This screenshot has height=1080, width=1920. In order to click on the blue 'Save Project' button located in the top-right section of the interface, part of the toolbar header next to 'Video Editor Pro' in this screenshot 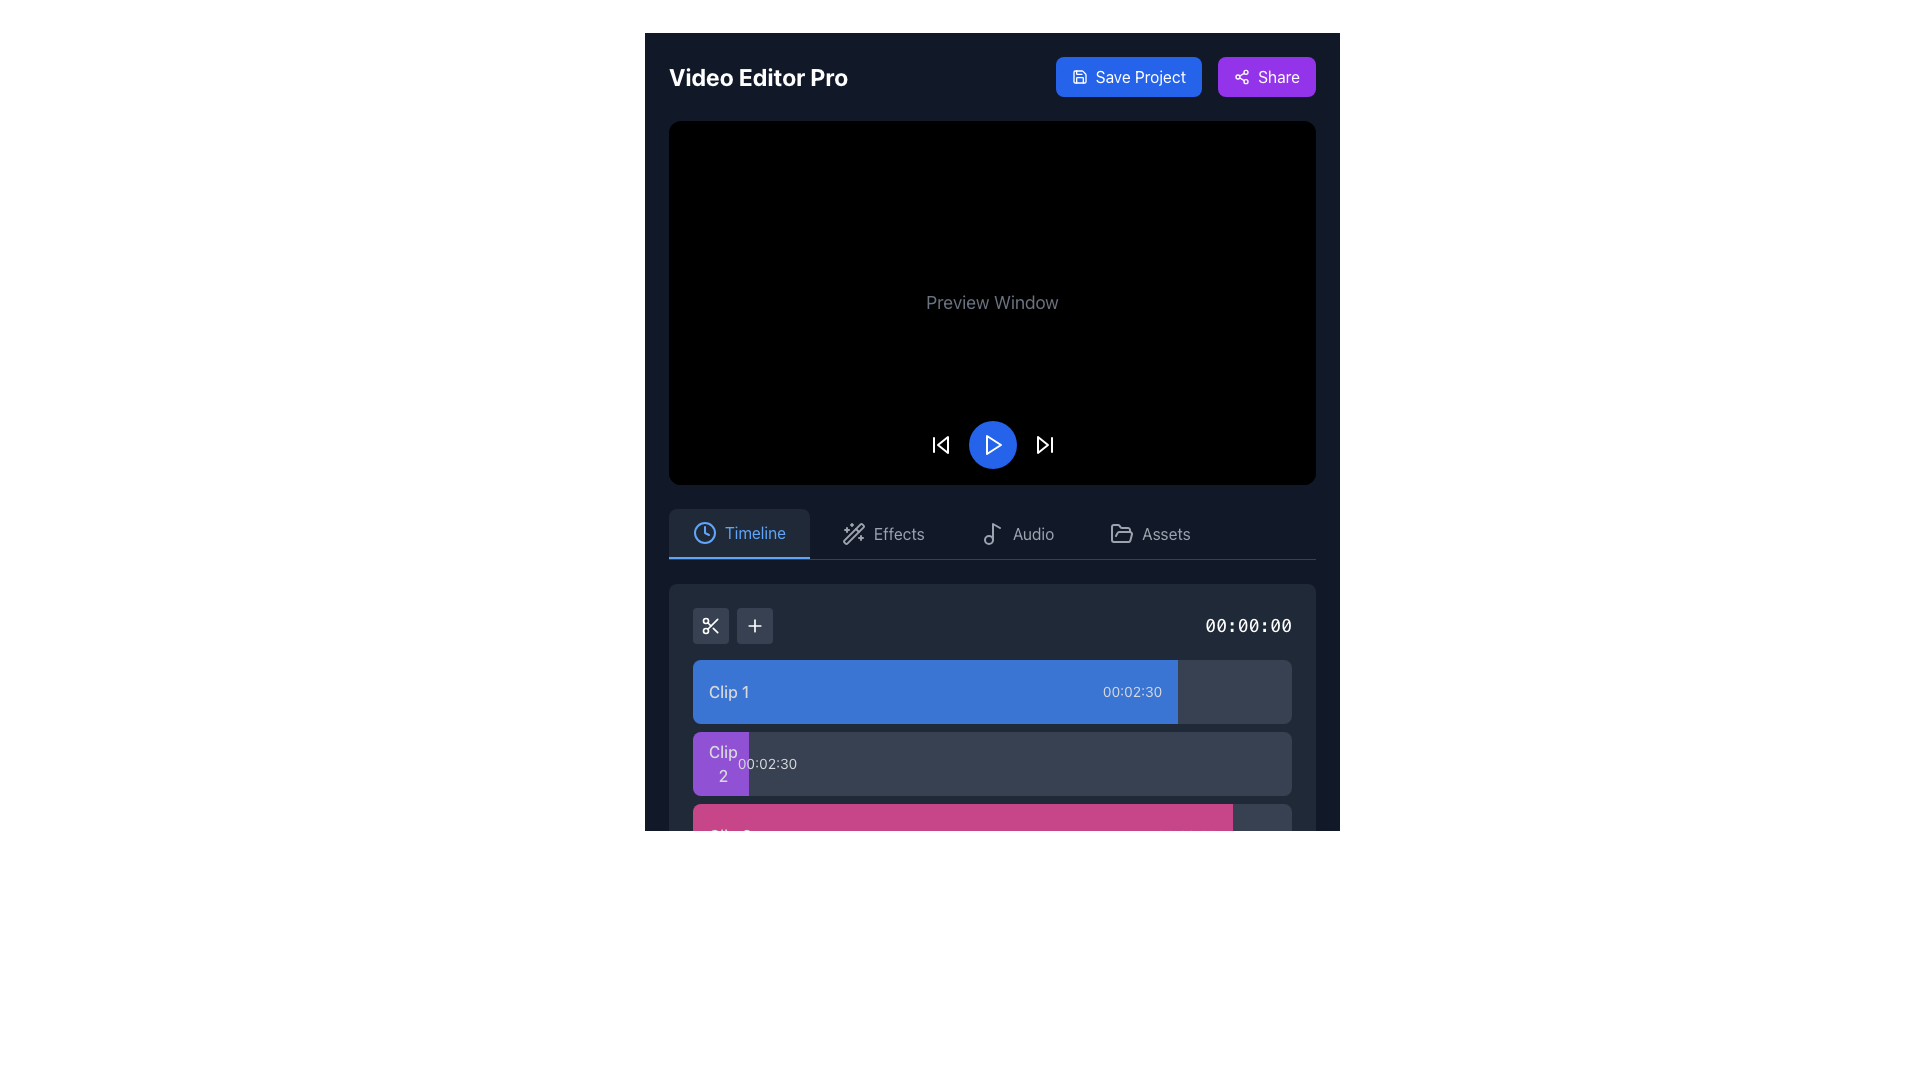, I will do `click(1185, 76)`.